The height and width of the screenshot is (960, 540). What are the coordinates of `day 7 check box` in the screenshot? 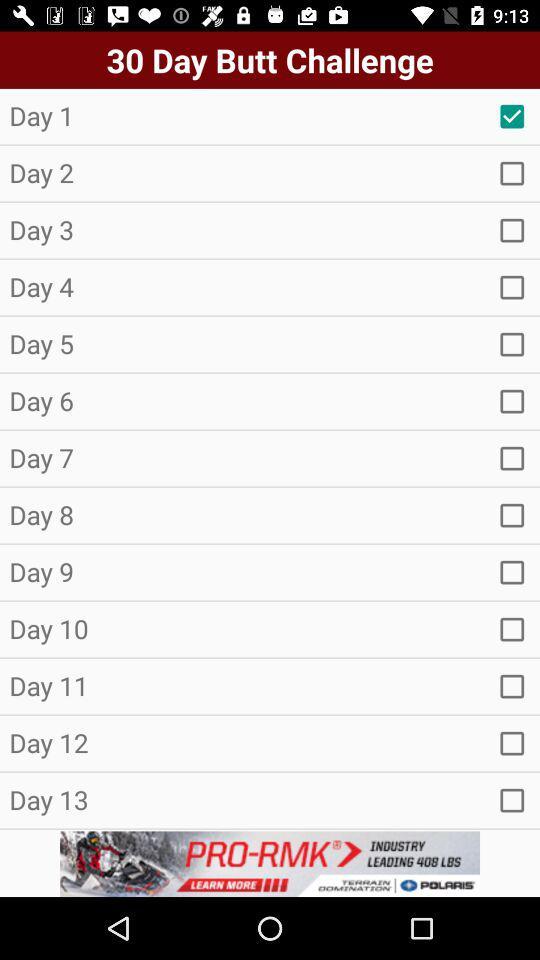 It's located at (512, 458).